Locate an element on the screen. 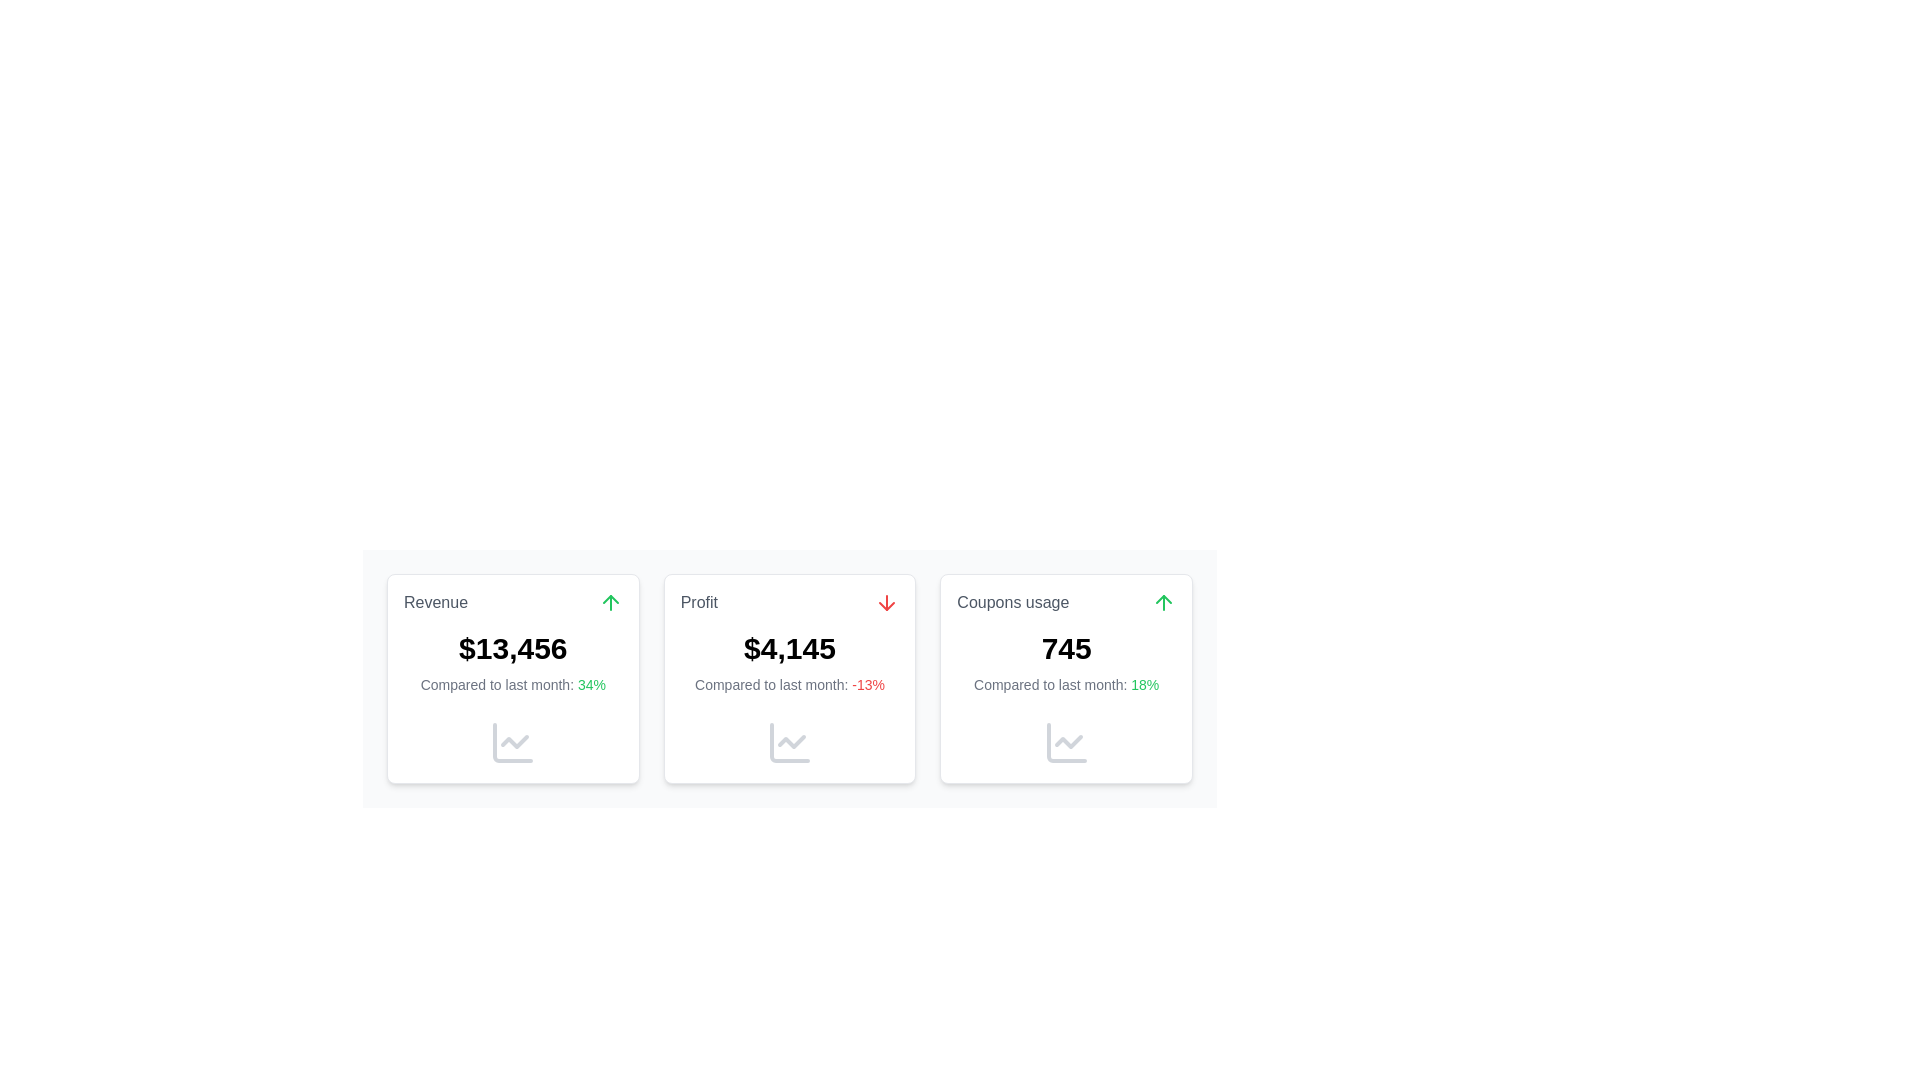 This screenshot has width=1920, height=1080. the text label displaying '$4,145' in bold black font, located in the 'Profit' card is located at coordinates (789, 648).